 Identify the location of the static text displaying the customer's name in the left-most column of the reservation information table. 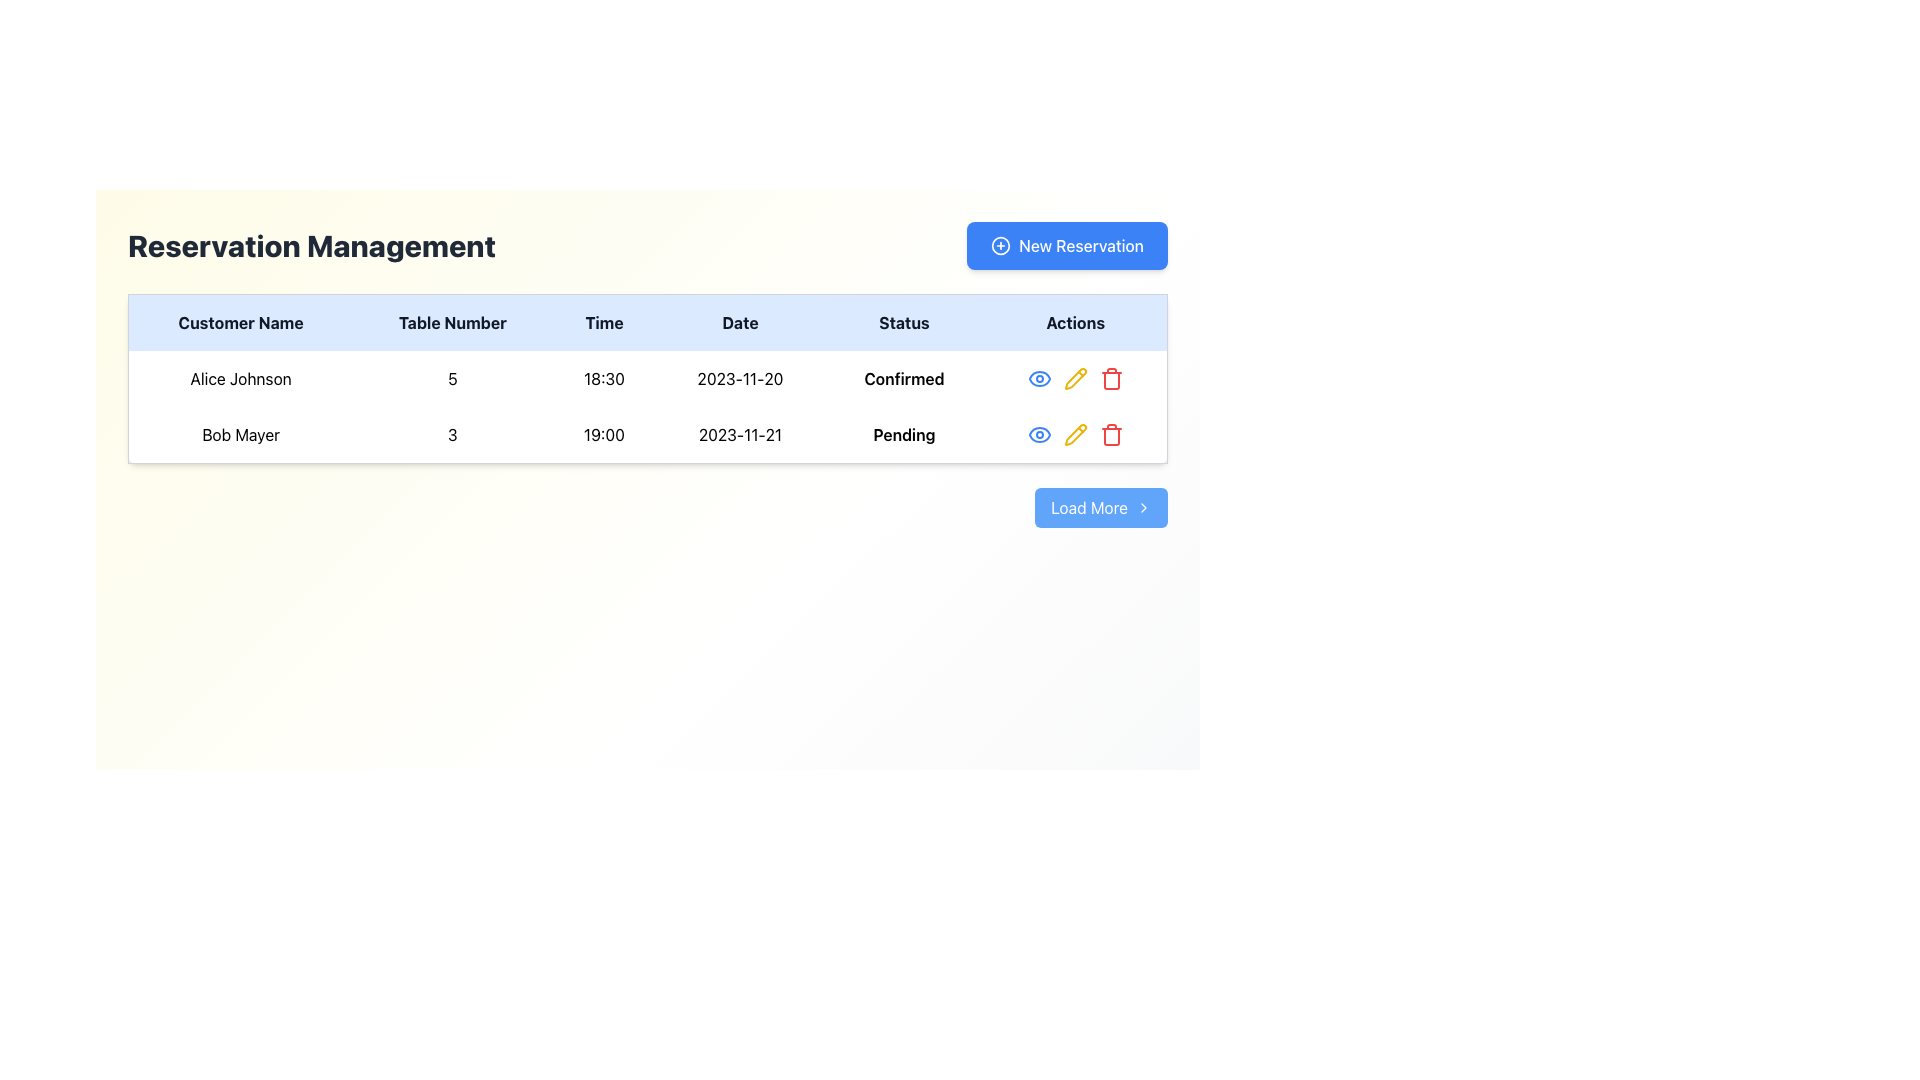
(240, 378).